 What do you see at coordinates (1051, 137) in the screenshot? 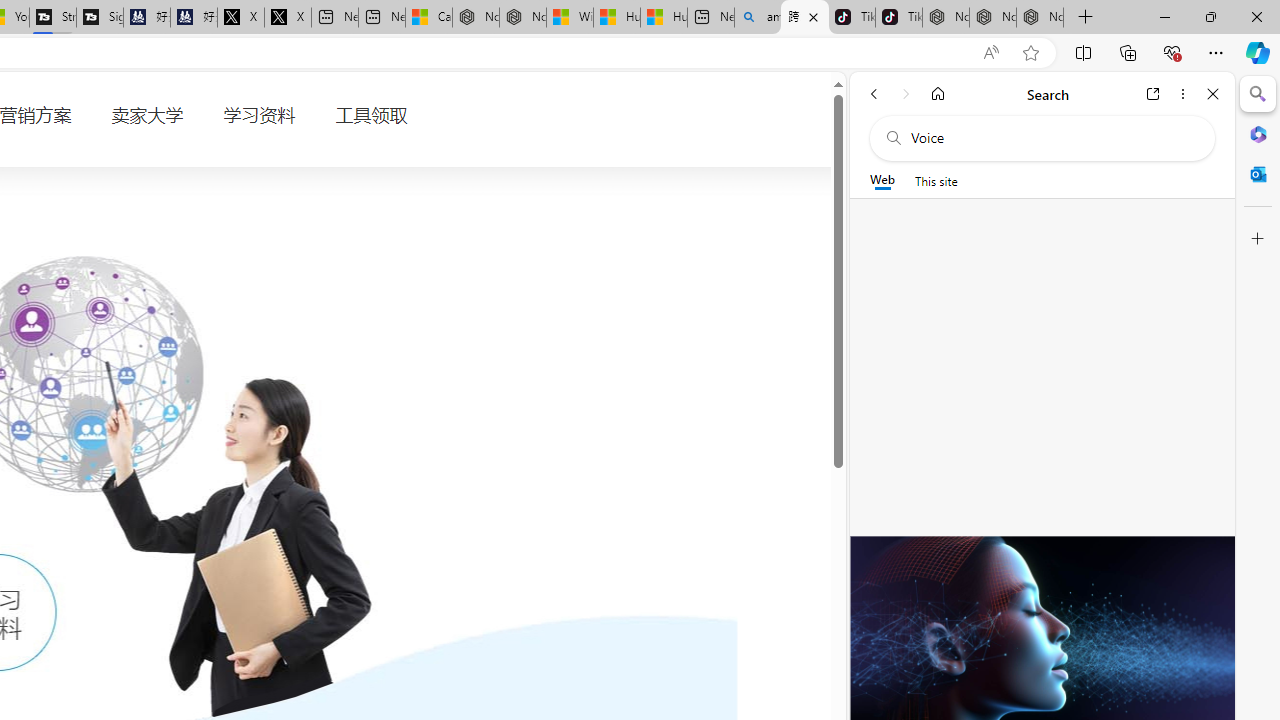
I see `'Search the web'` at bounding box center [1051, 137].